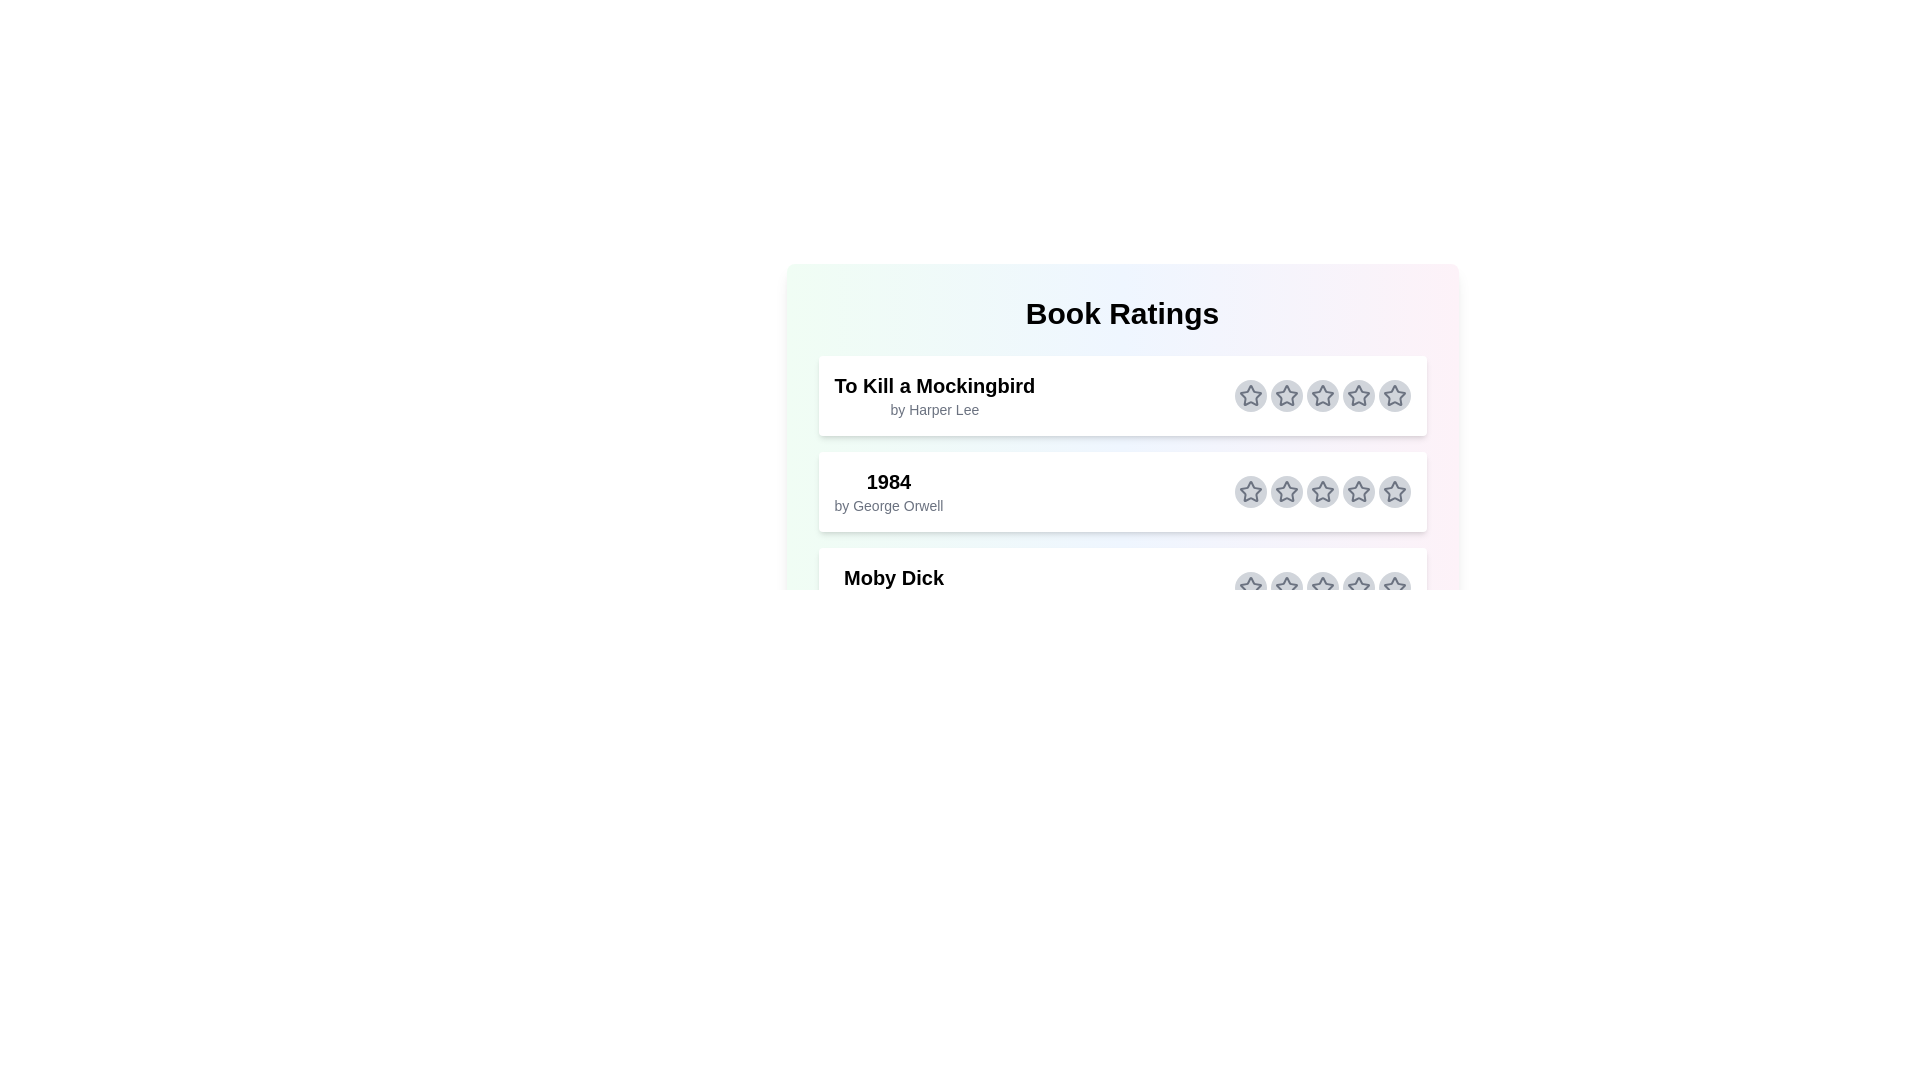  Describe the element at coordinates (1358, 396) in the screenshot. I see `the star corresponding to 4 stars for the book titled To Kill a Mockingbird` at that location.